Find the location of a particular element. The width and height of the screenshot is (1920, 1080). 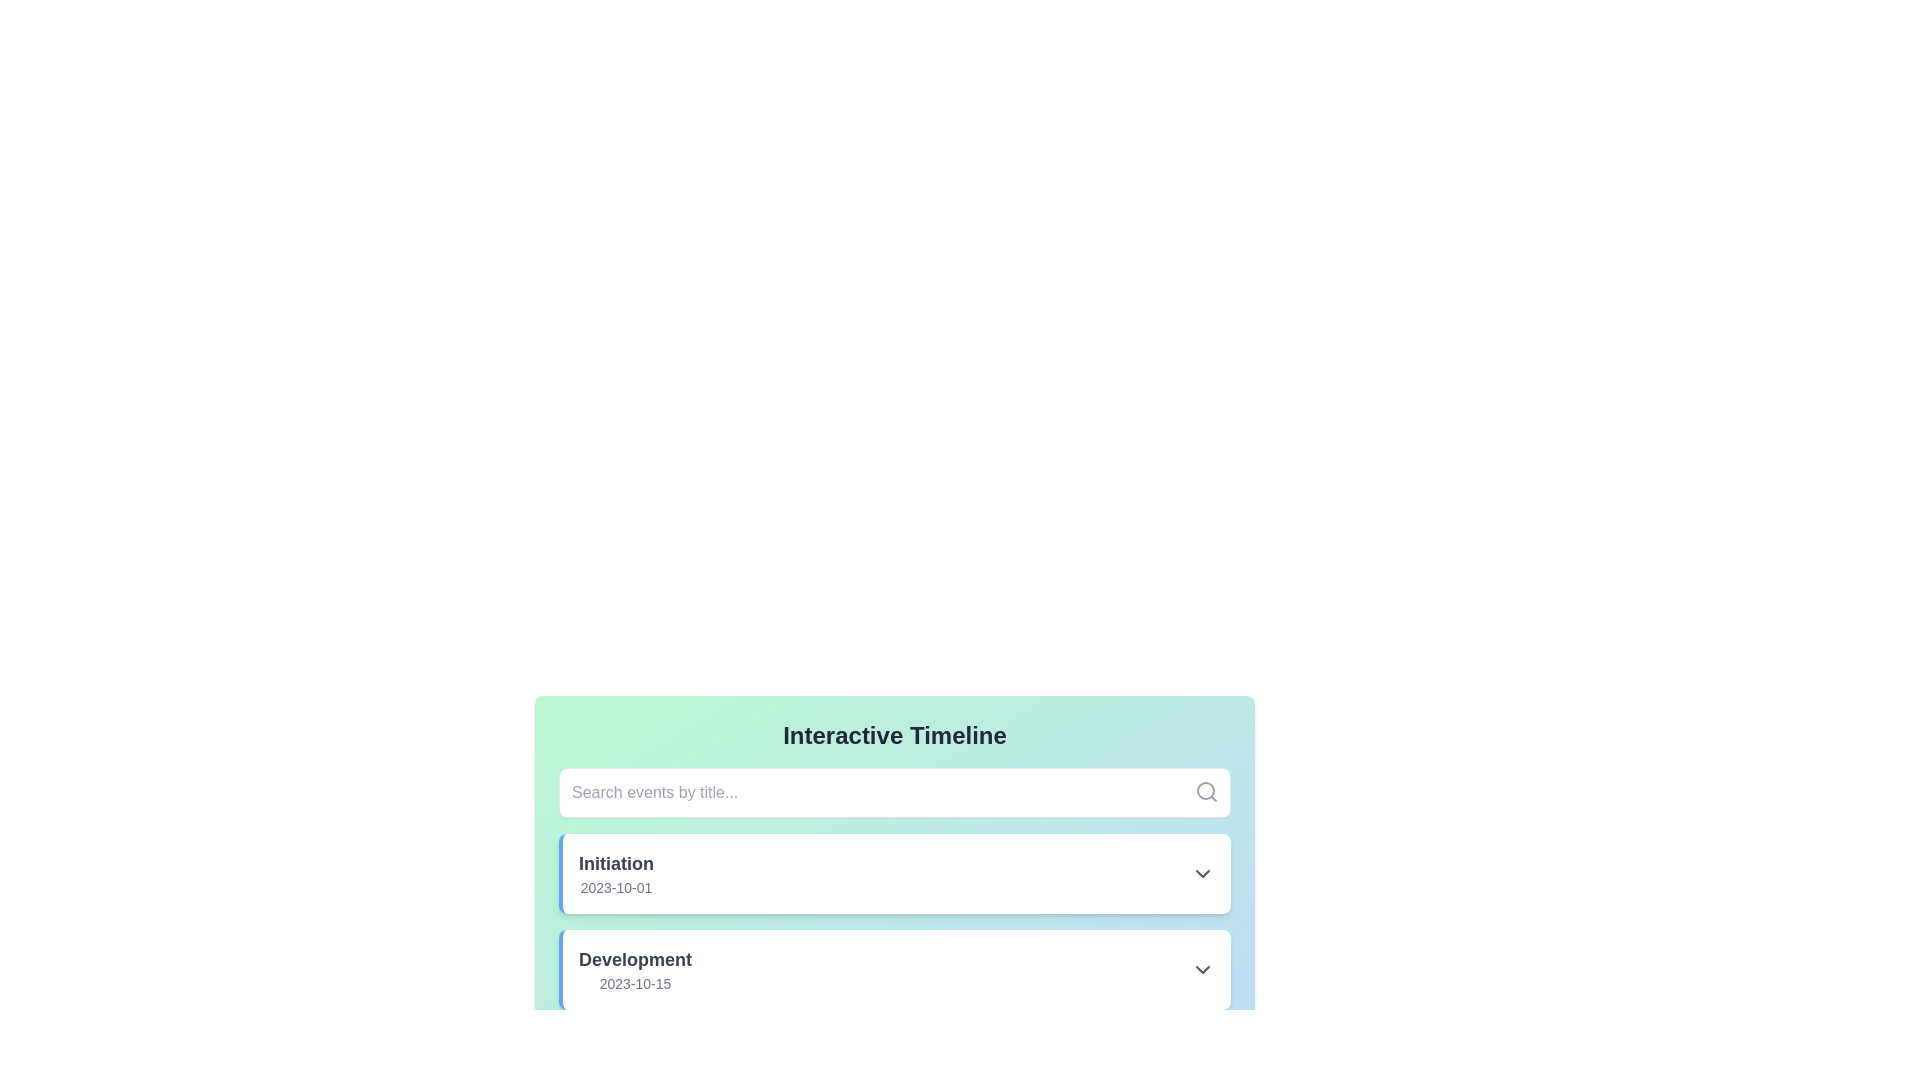

the static text display titled 'Development' with the date '2023-10-15' located in the second card under the 'Interactive Timeline' header is located at coordinates (634, 968).